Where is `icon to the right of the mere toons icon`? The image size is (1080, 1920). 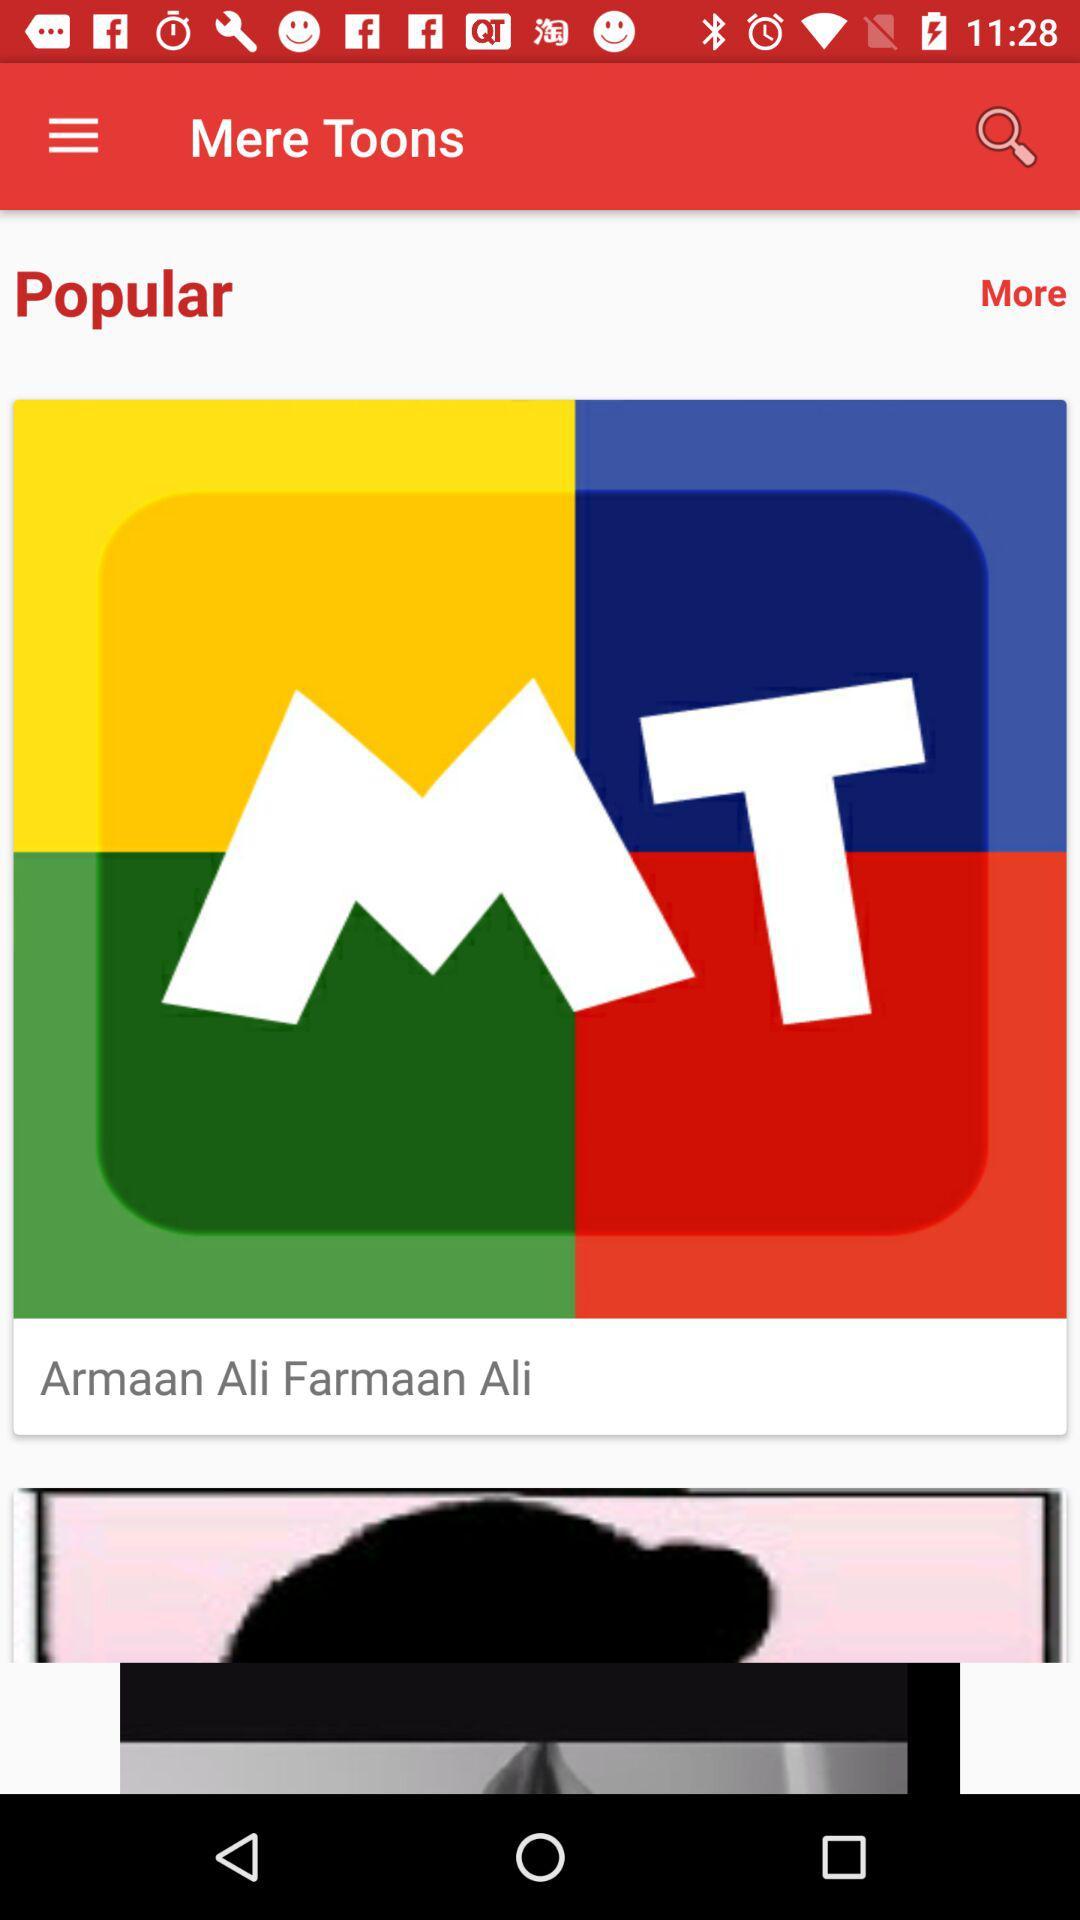 icon to the right of the mere toons icon is located at coordinates (1006, 135).